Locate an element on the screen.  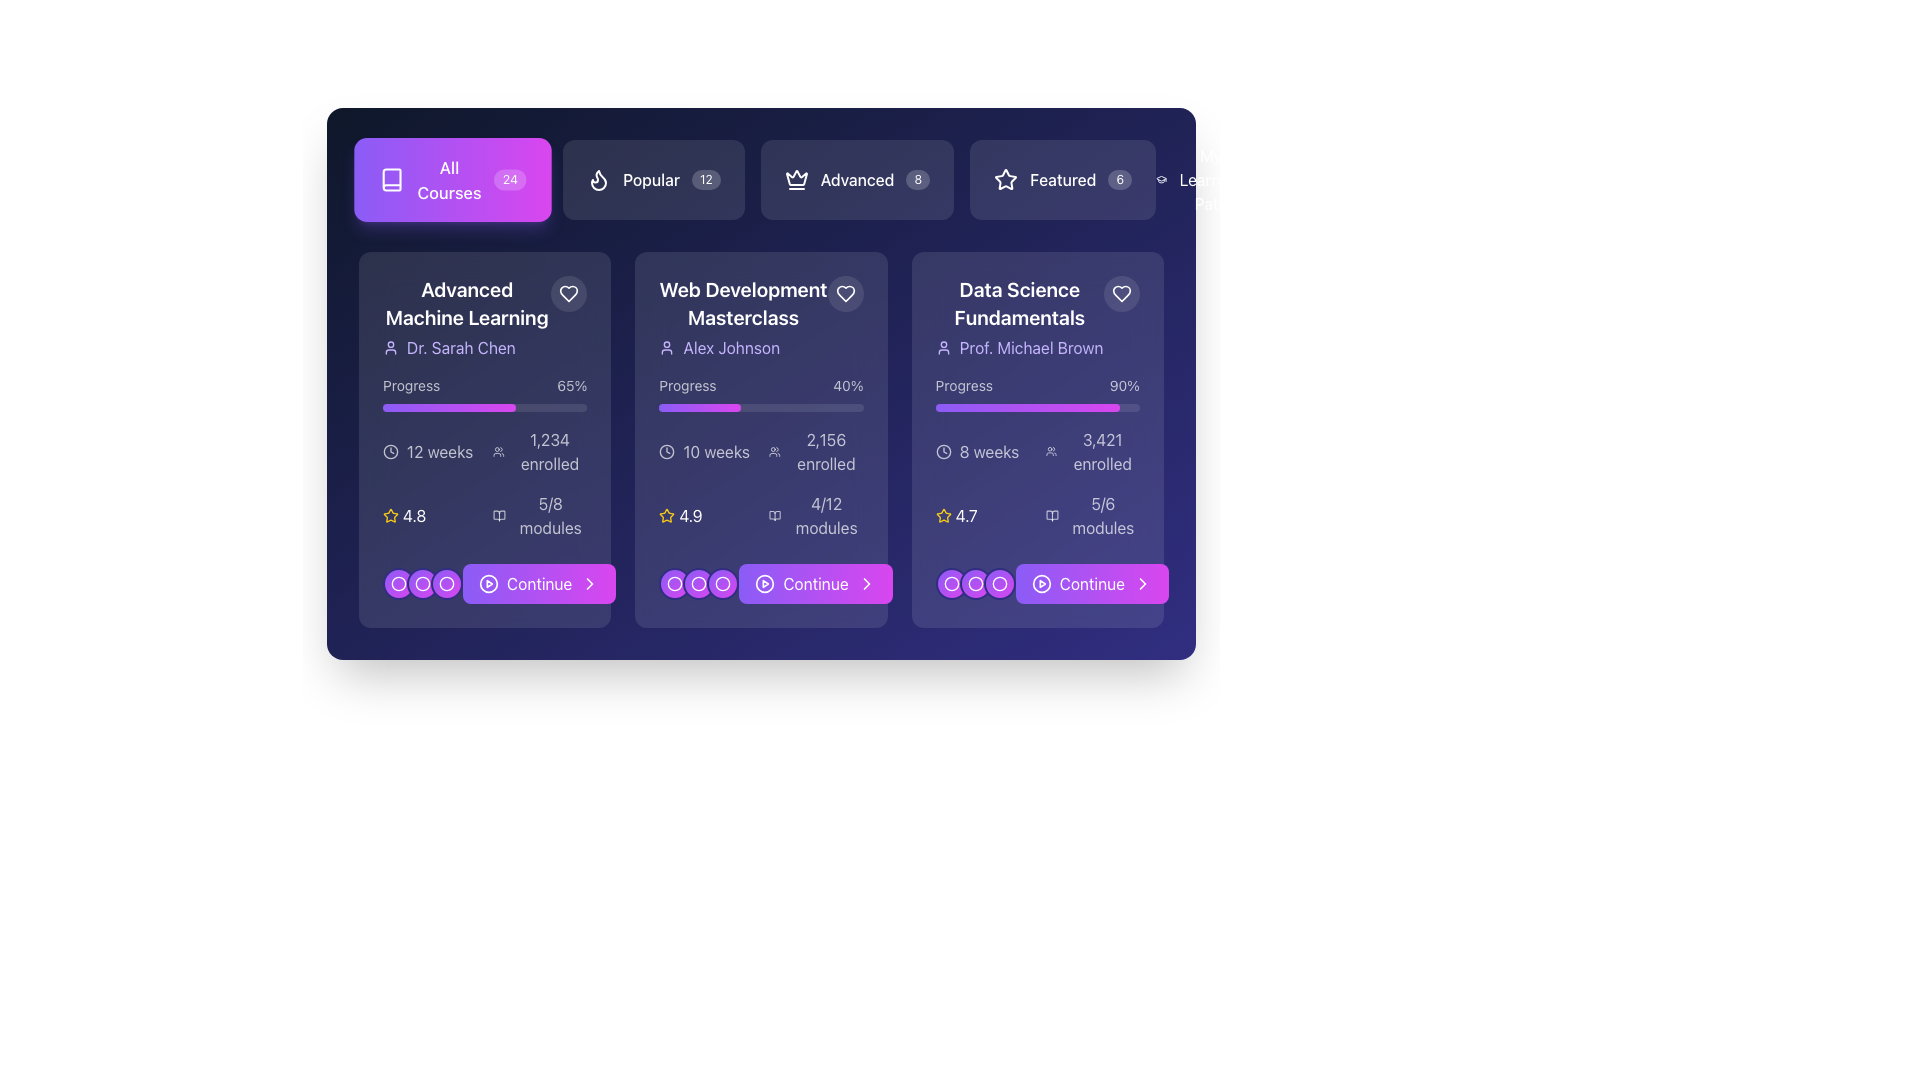
the progress bar located at the bottom section of the 'Data Science Fundamentals' card, which is aligned horizontally and positioned to the right under the 'Progress' text with '90%' is located at coordinates (1037, 407).